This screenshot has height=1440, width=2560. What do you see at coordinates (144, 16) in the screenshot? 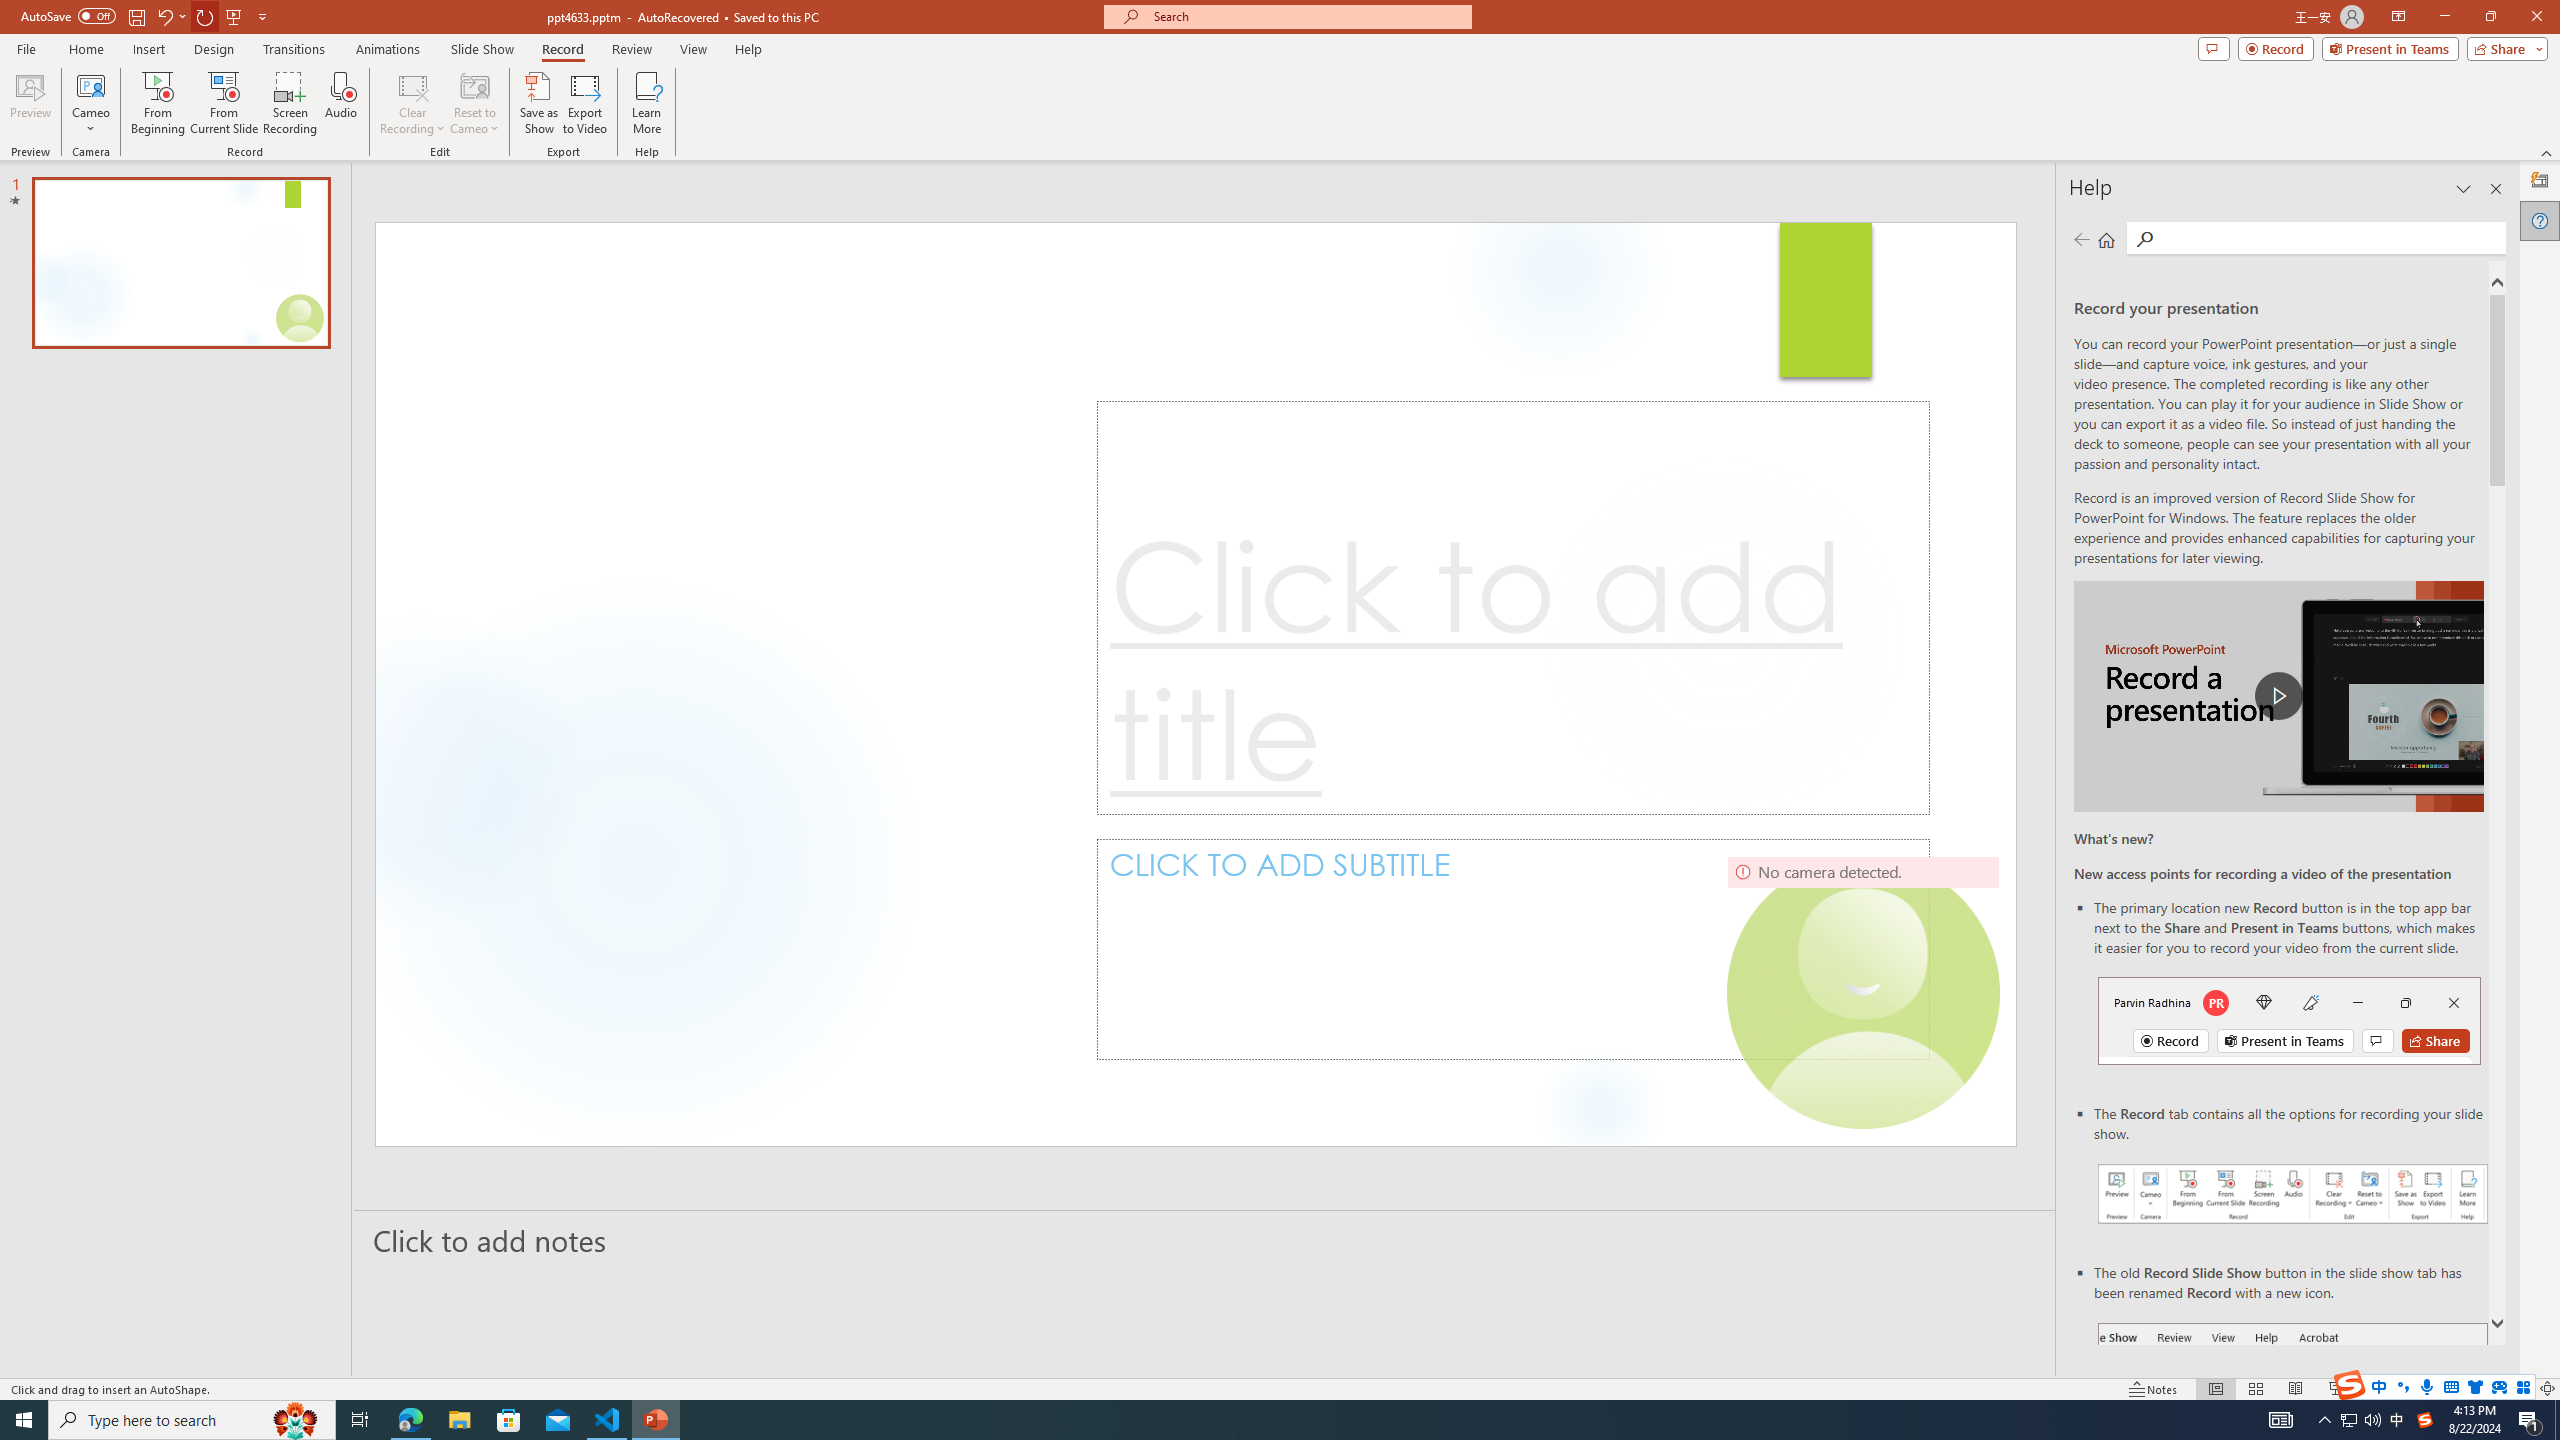
I see `'Quick Access Toolbar'` at bounding box center [144, 16].